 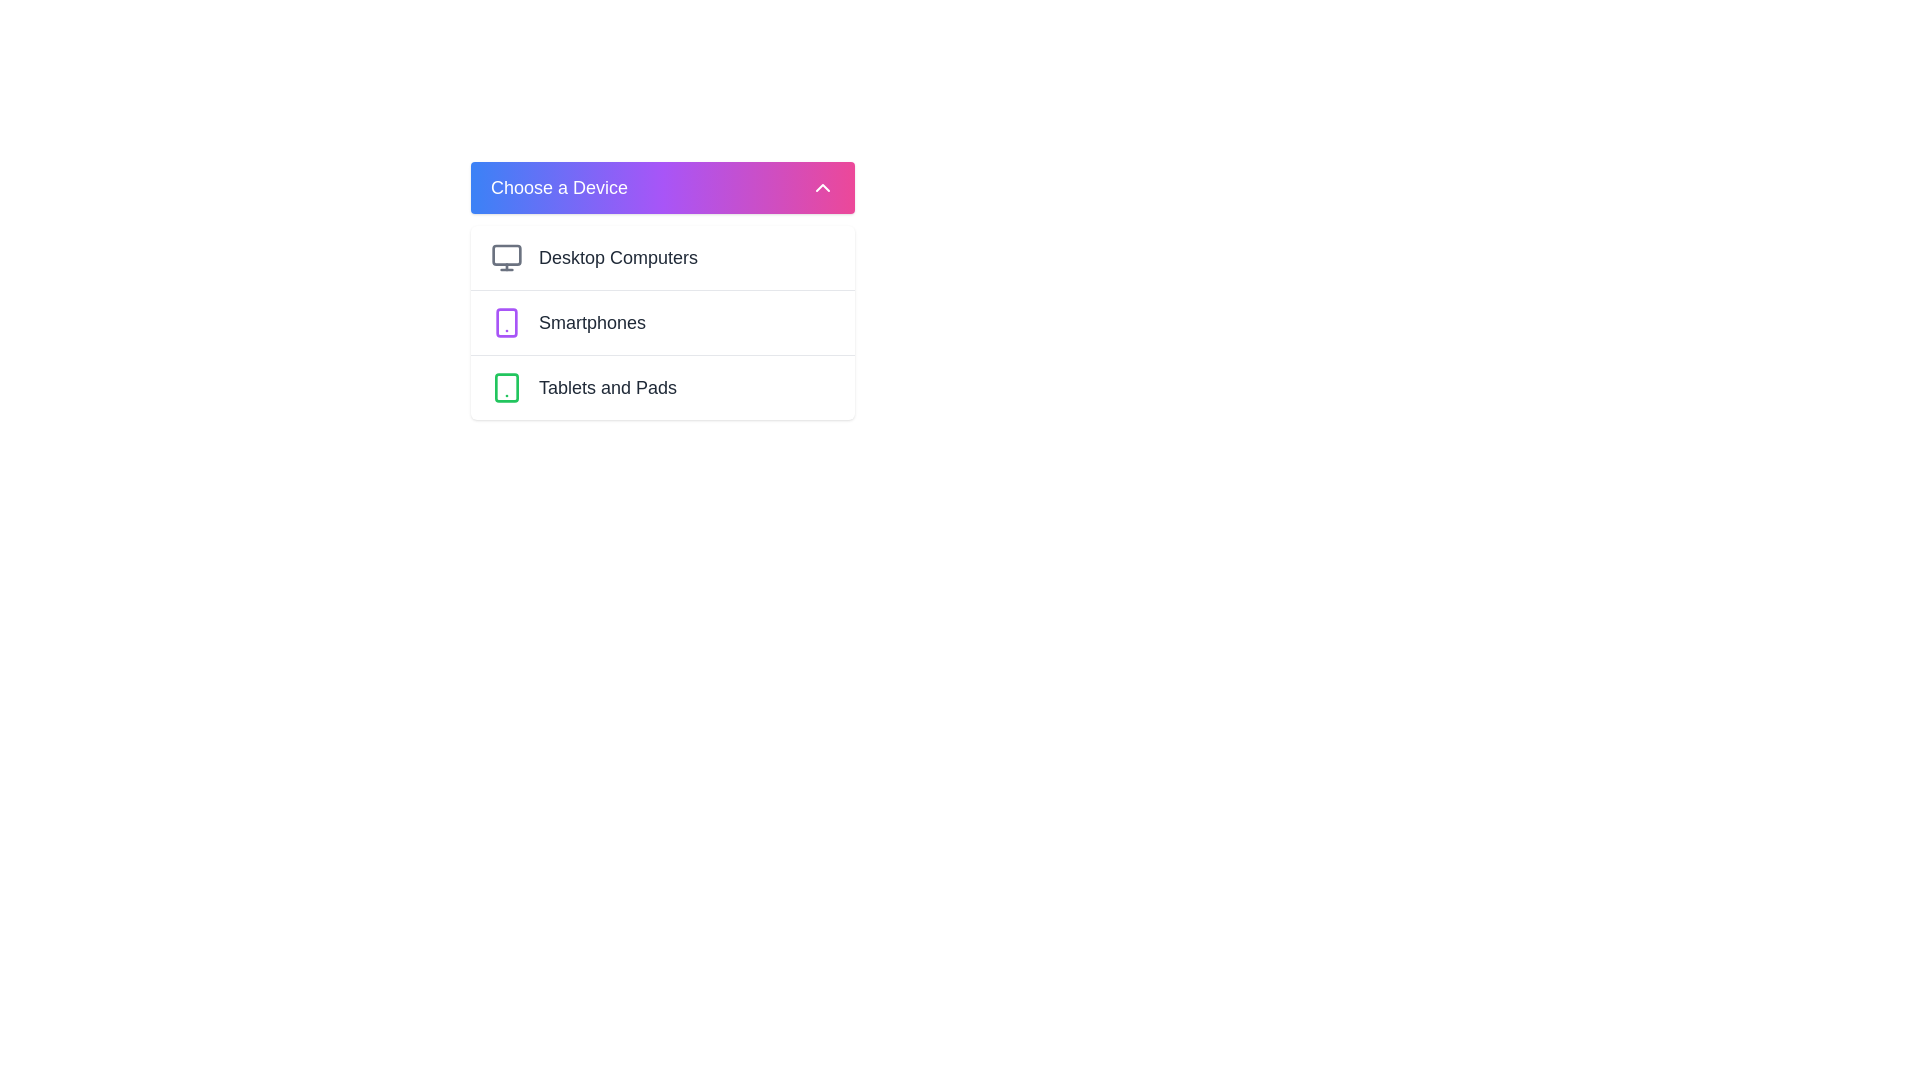 What do you see at coordinates (507, 257) in the screenshot?
I see `the monitor-shaped icon located to the left of the 'Desktop Computers' option in the vertical list of device categories` at bounding box center [507, 257].